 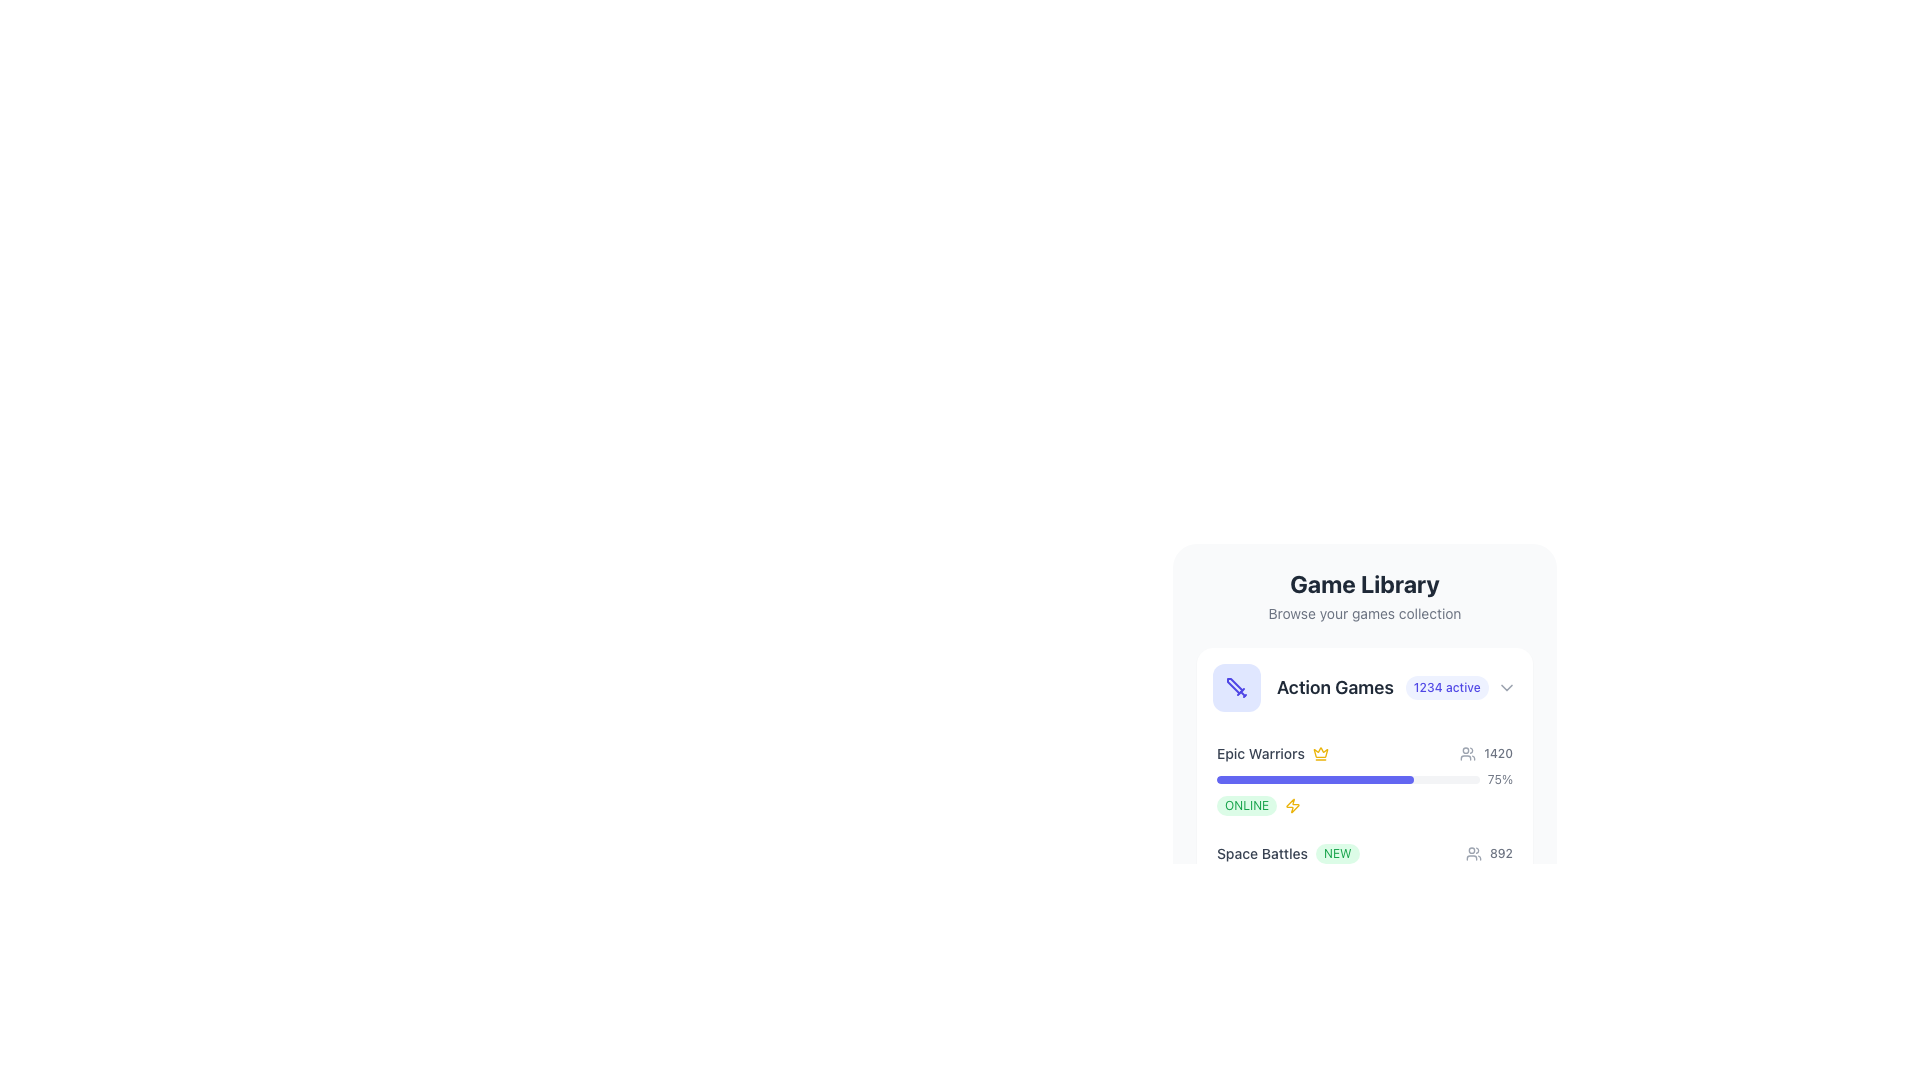 I want to click on 'NEW' label with a green background indicating new status, located to the right of 'Space Battles' in the 'Action Games' section, so click(x=1337, y=853).